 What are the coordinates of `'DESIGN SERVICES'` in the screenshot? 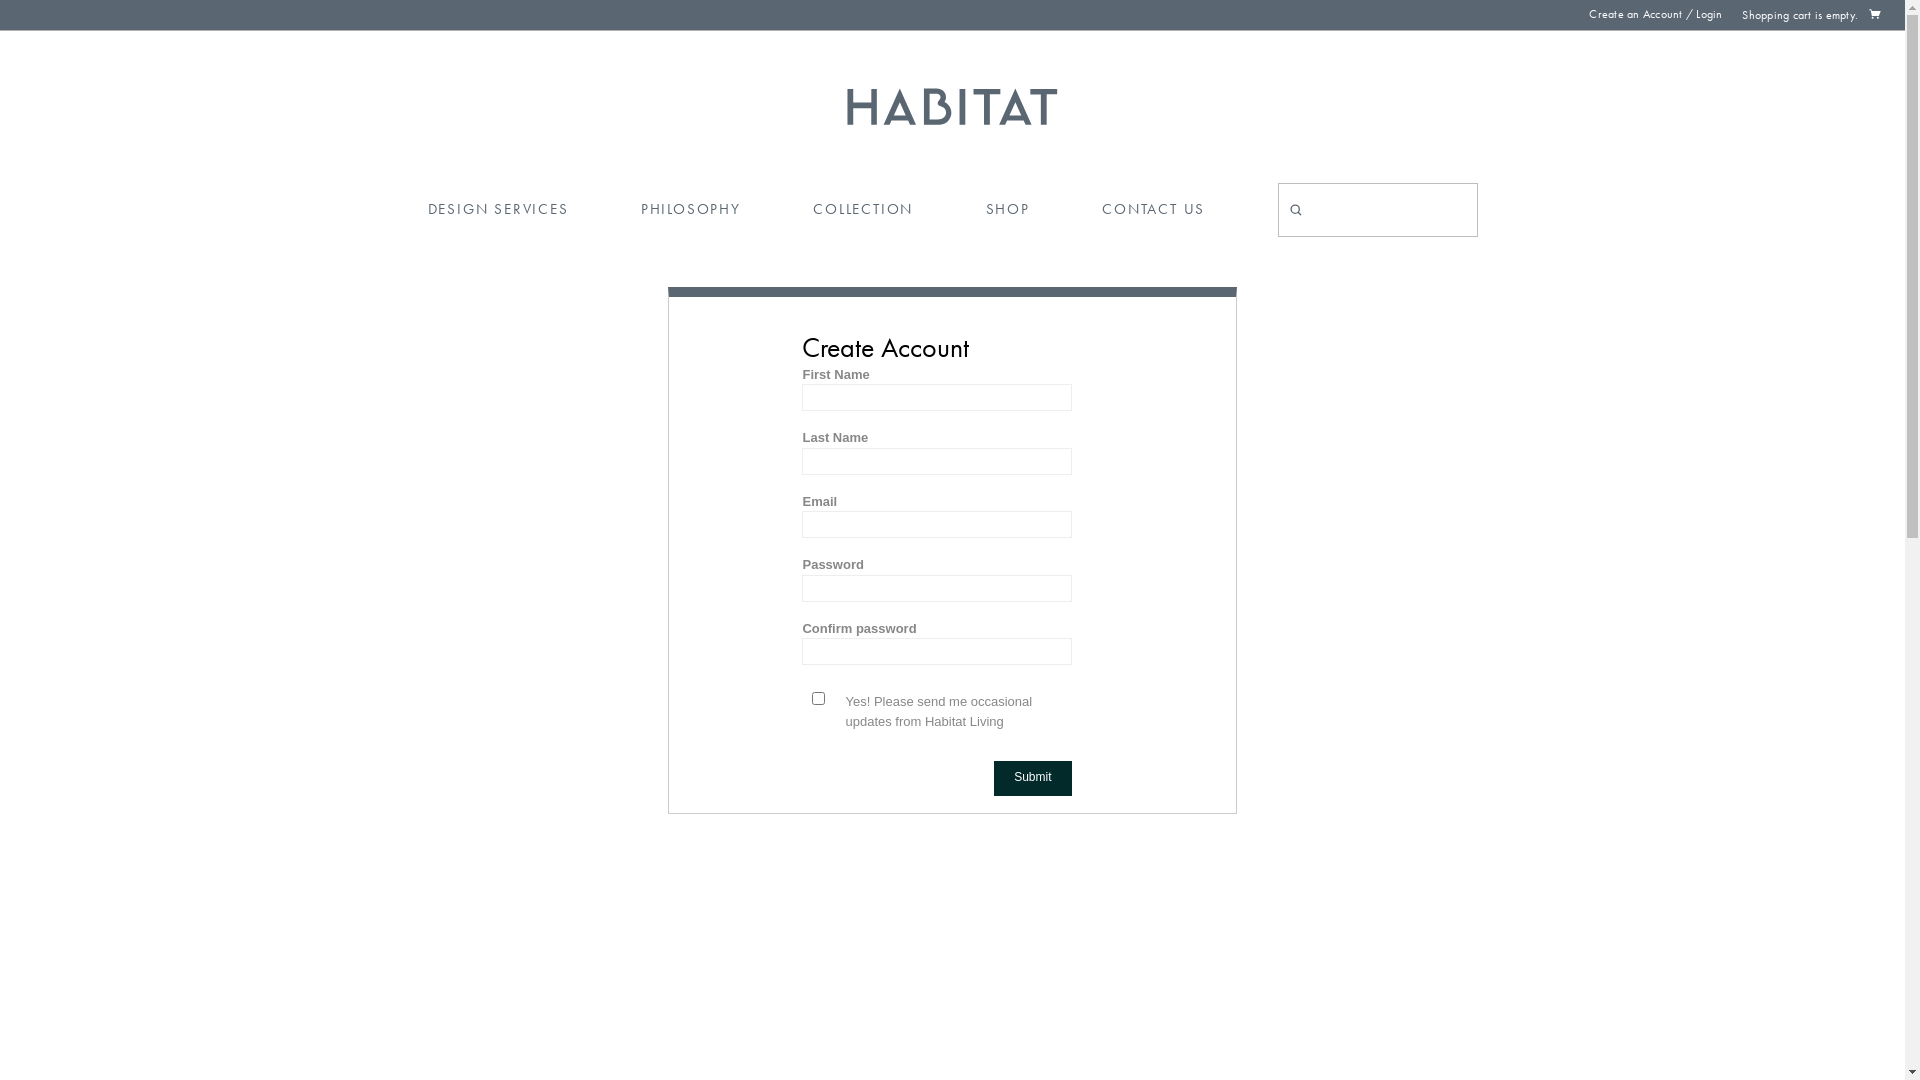 It's located at (498, 209).